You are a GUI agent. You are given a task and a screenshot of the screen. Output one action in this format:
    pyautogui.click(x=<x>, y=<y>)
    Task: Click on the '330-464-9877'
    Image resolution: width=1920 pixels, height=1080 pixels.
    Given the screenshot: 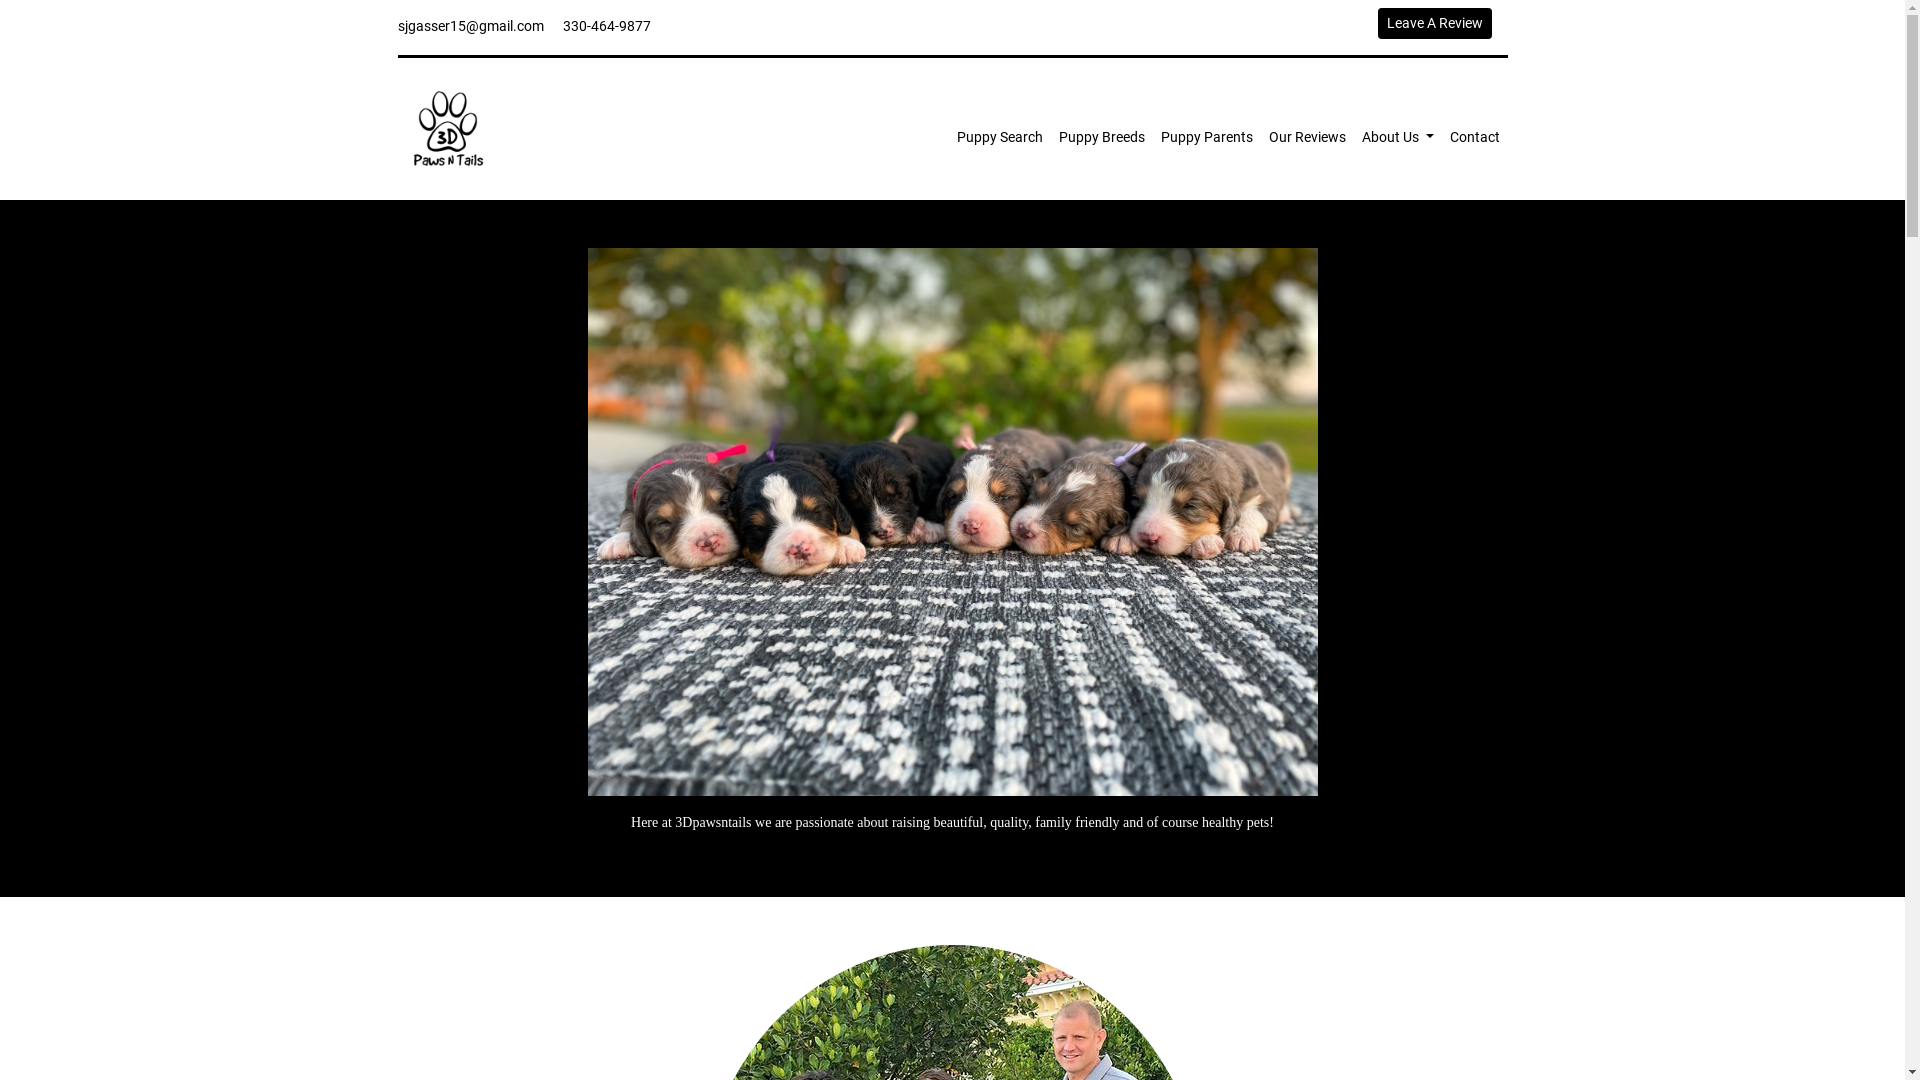 What is the action you would take?
    pyautogui.click(x=560, y=26)
    